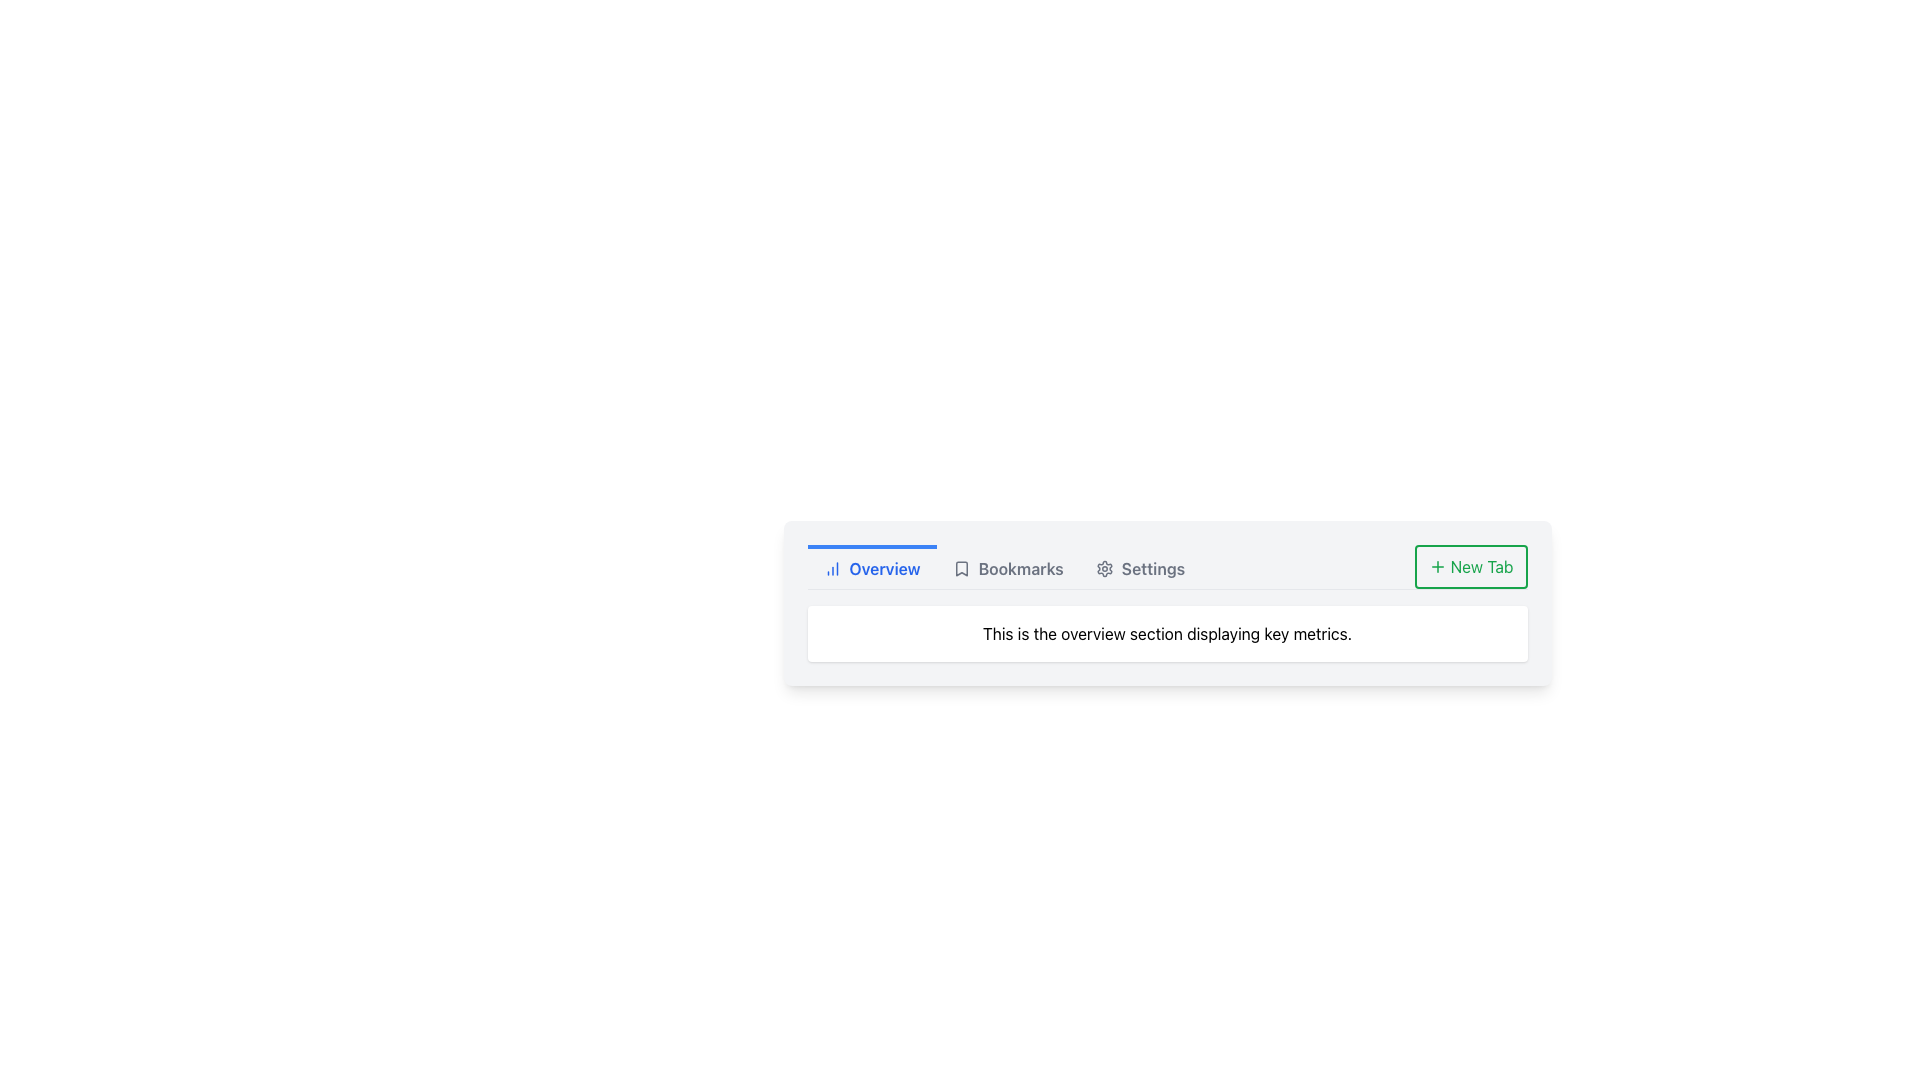 Image resolution: width=1920 pixels, height=1080 pixels. I want to click on the 'New Tab' button located at the far right of the top navigation bar, after 'Overview,' 'Bookmarks,' and 'Settings,', so click(1471, 567).